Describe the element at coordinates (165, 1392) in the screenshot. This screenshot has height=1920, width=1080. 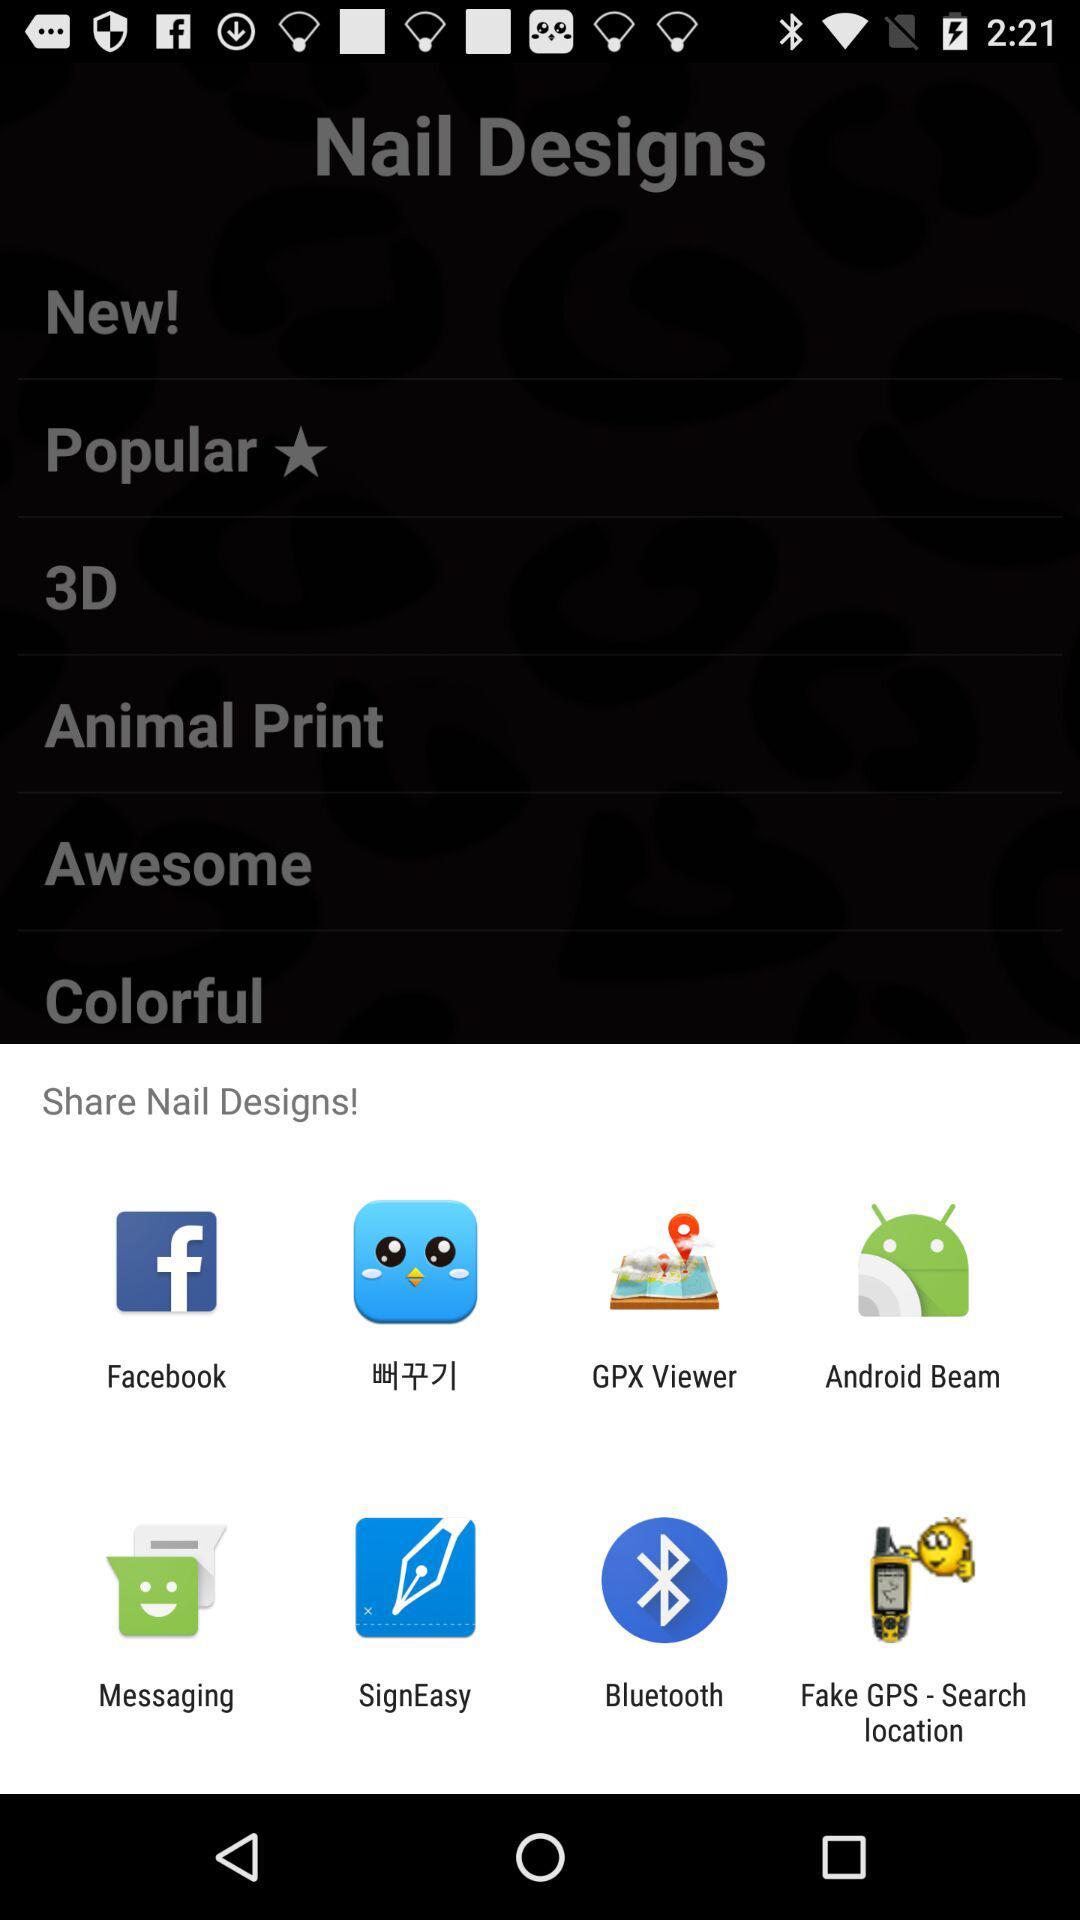
I see `facebook item` at that location.